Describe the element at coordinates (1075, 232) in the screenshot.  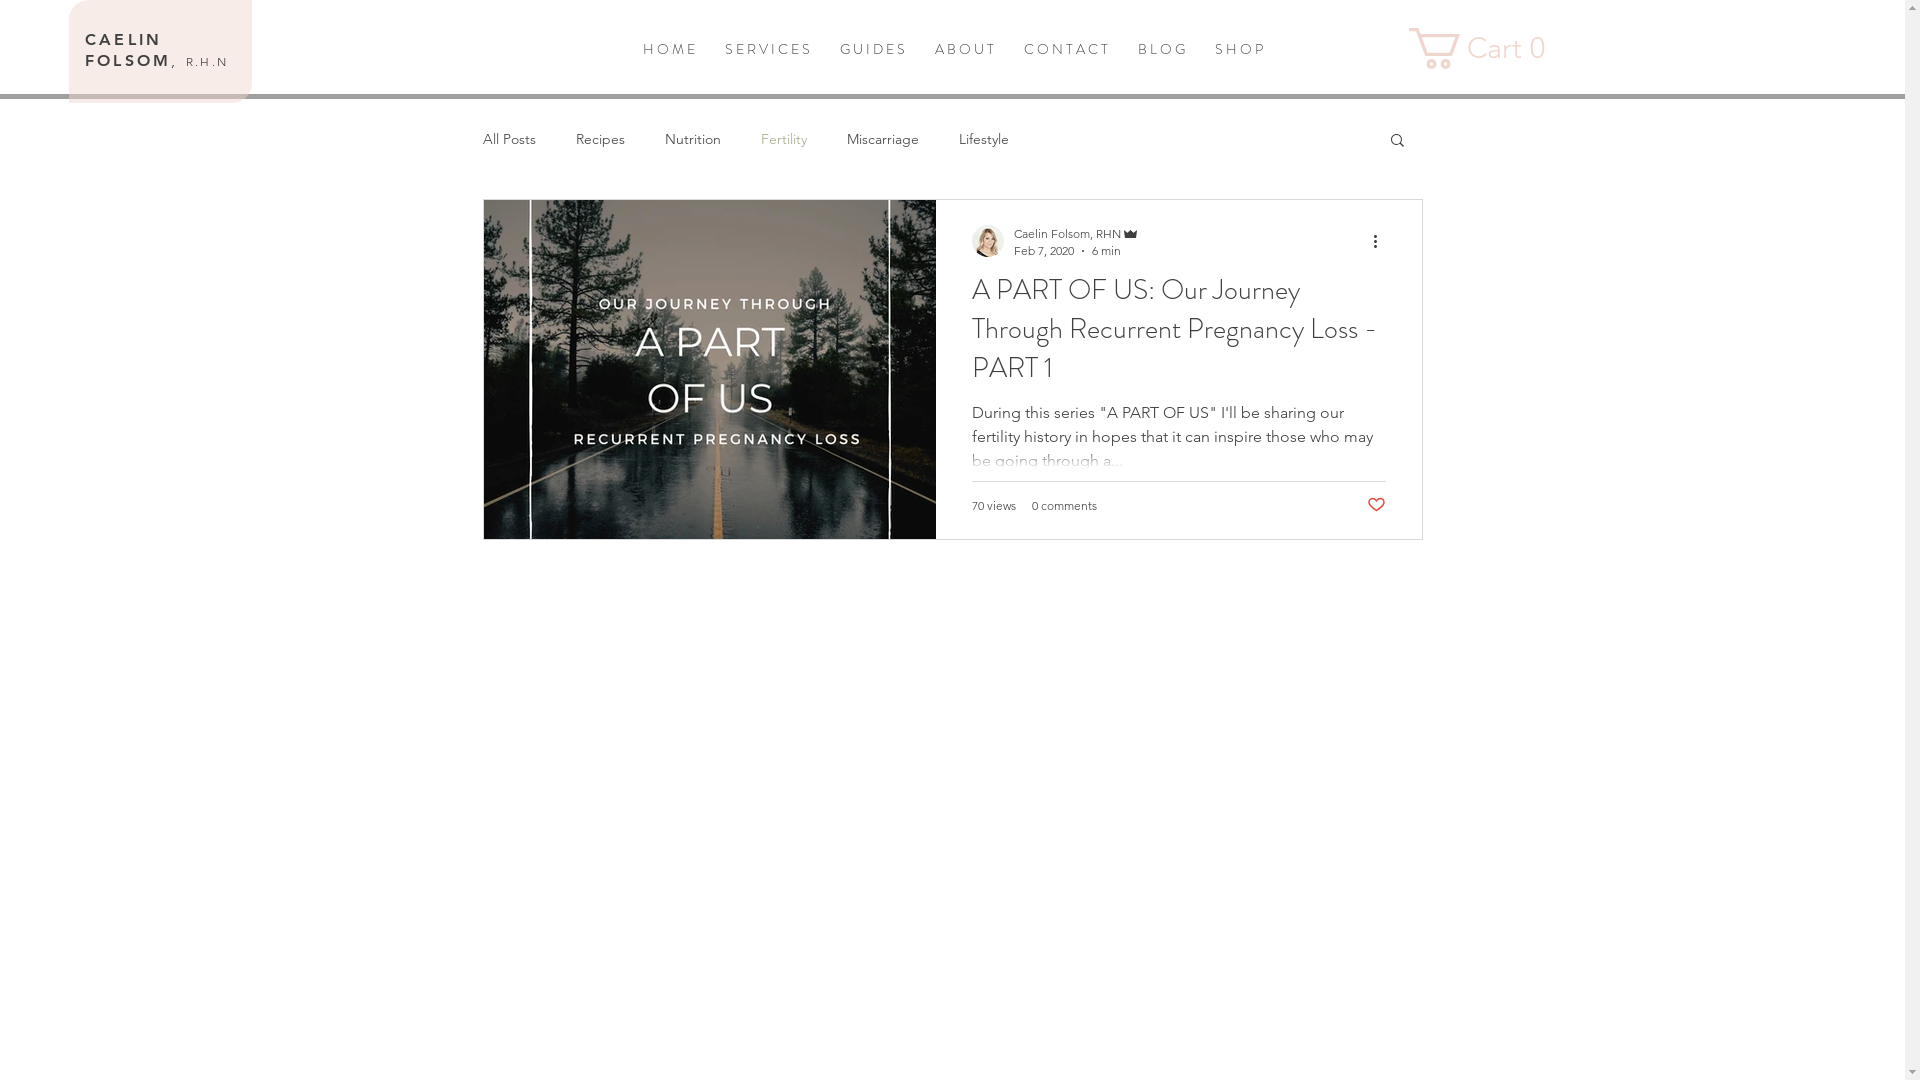
I see `'Caelin Folsom, RHN'` at that location.